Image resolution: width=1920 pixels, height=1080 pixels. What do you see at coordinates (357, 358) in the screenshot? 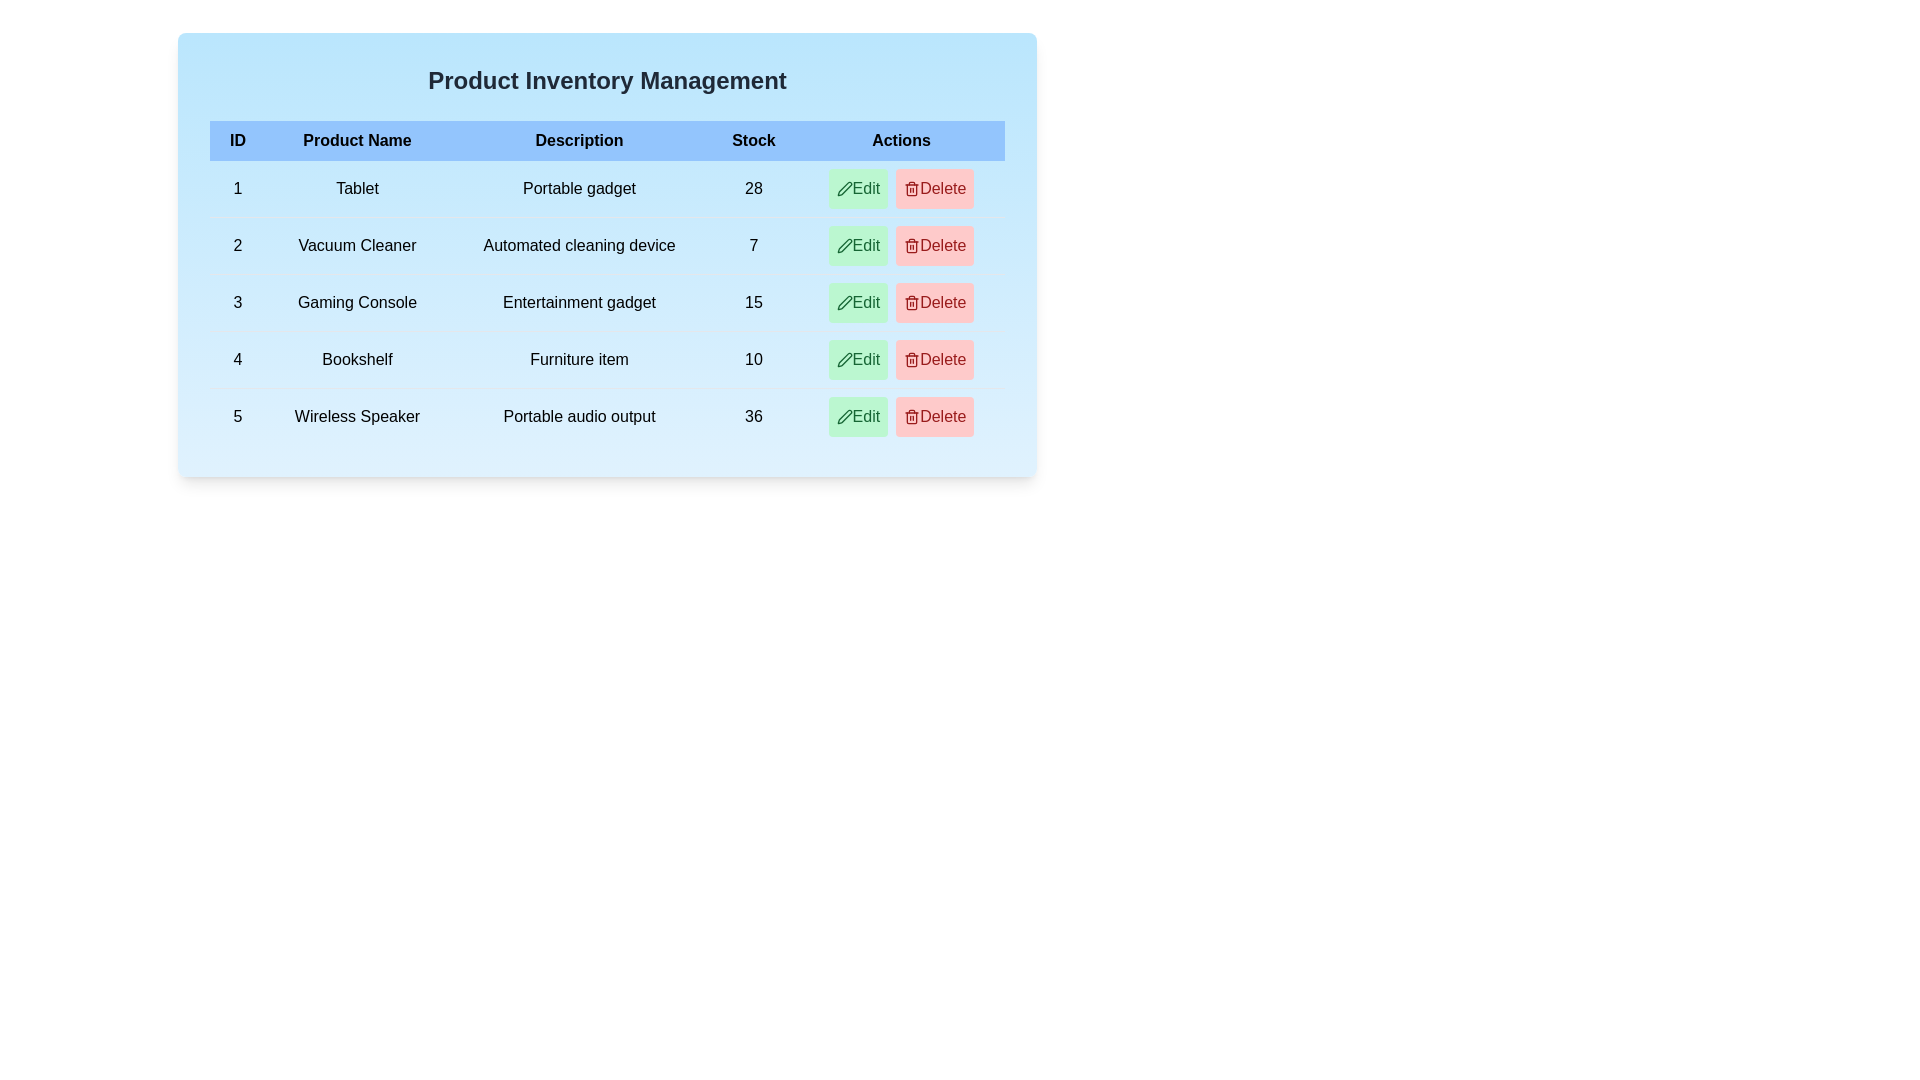
I see `the text label displaying the name of the product in the second column of the fourth row in the product table, positioned between the 'ID' column value '4' and the 'Description' column value 'Furniture item'` at bounding box center [357, 358].